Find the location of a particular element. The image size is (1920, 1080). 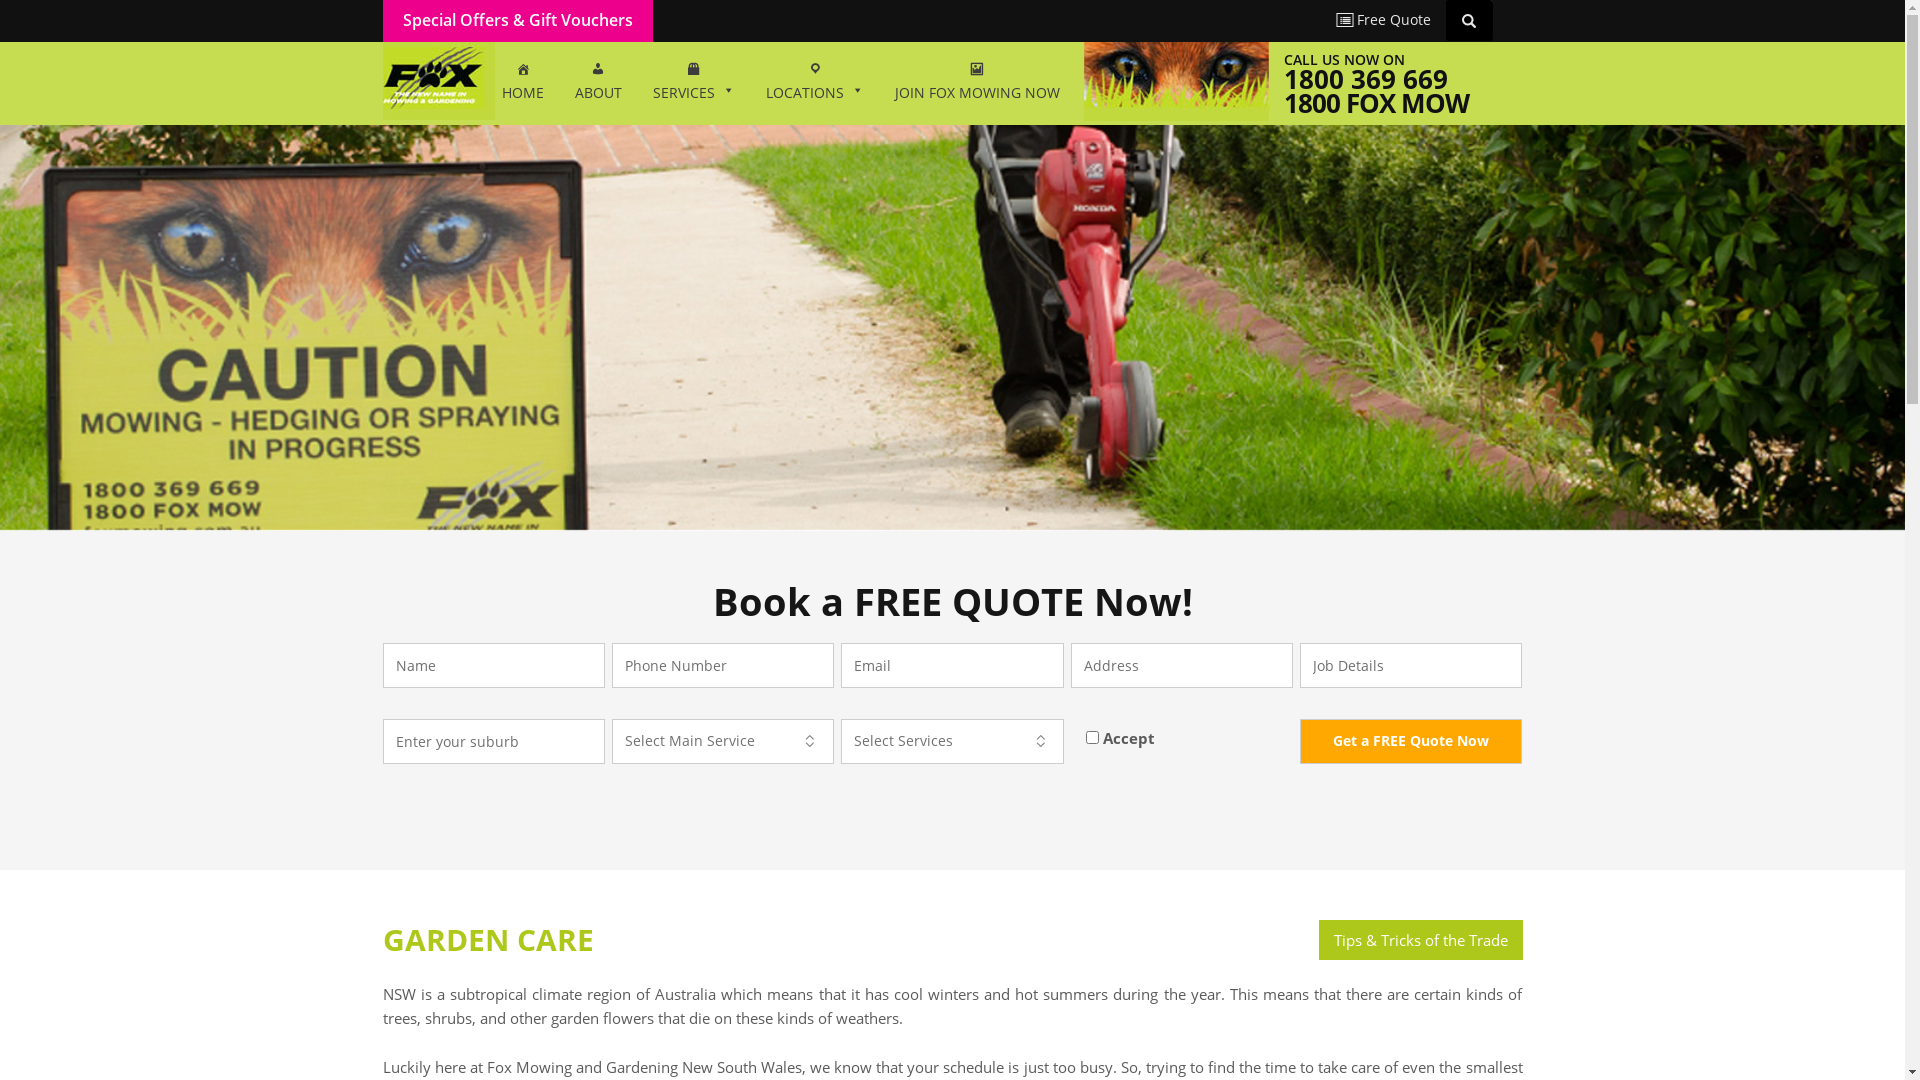

'Rechercher' is located at coordinates (1472, 19).